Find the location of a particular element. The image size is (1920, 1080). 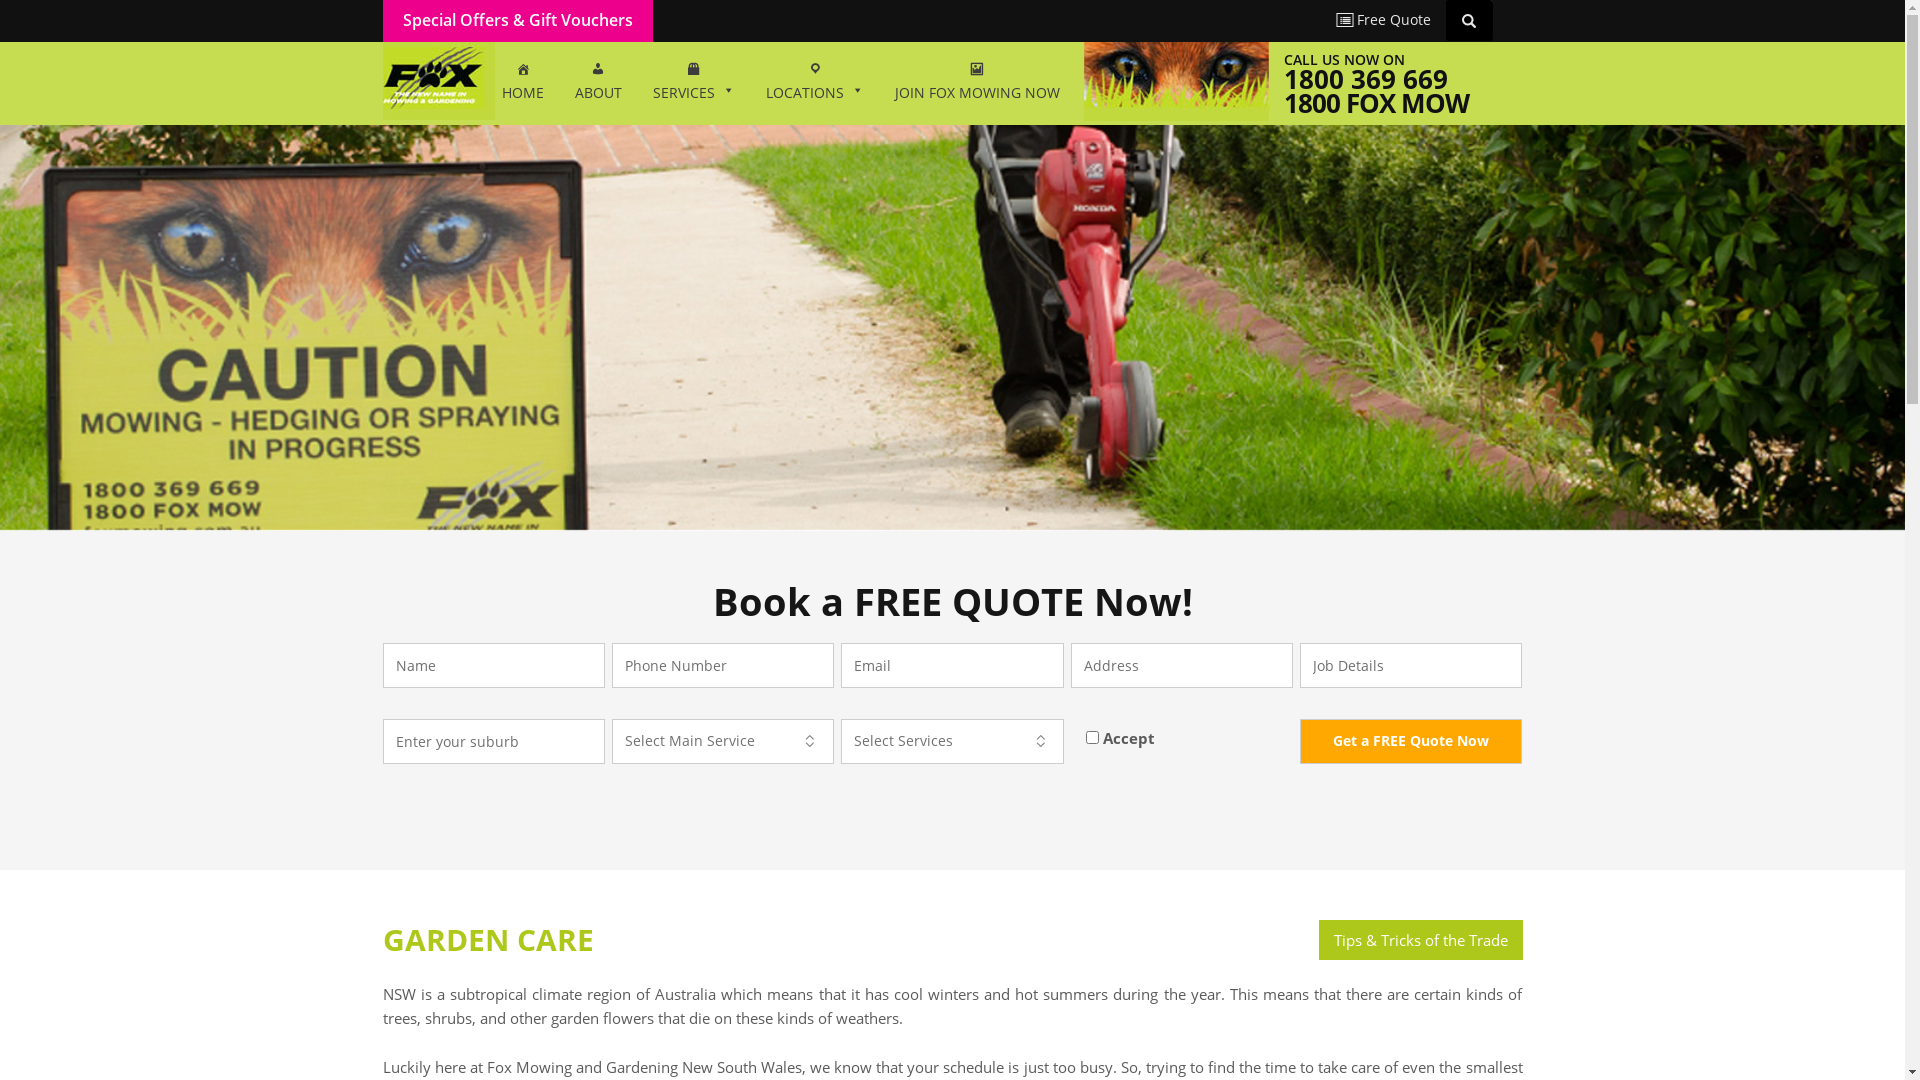

'Rechercher' is located at coordinates (1472, 19).